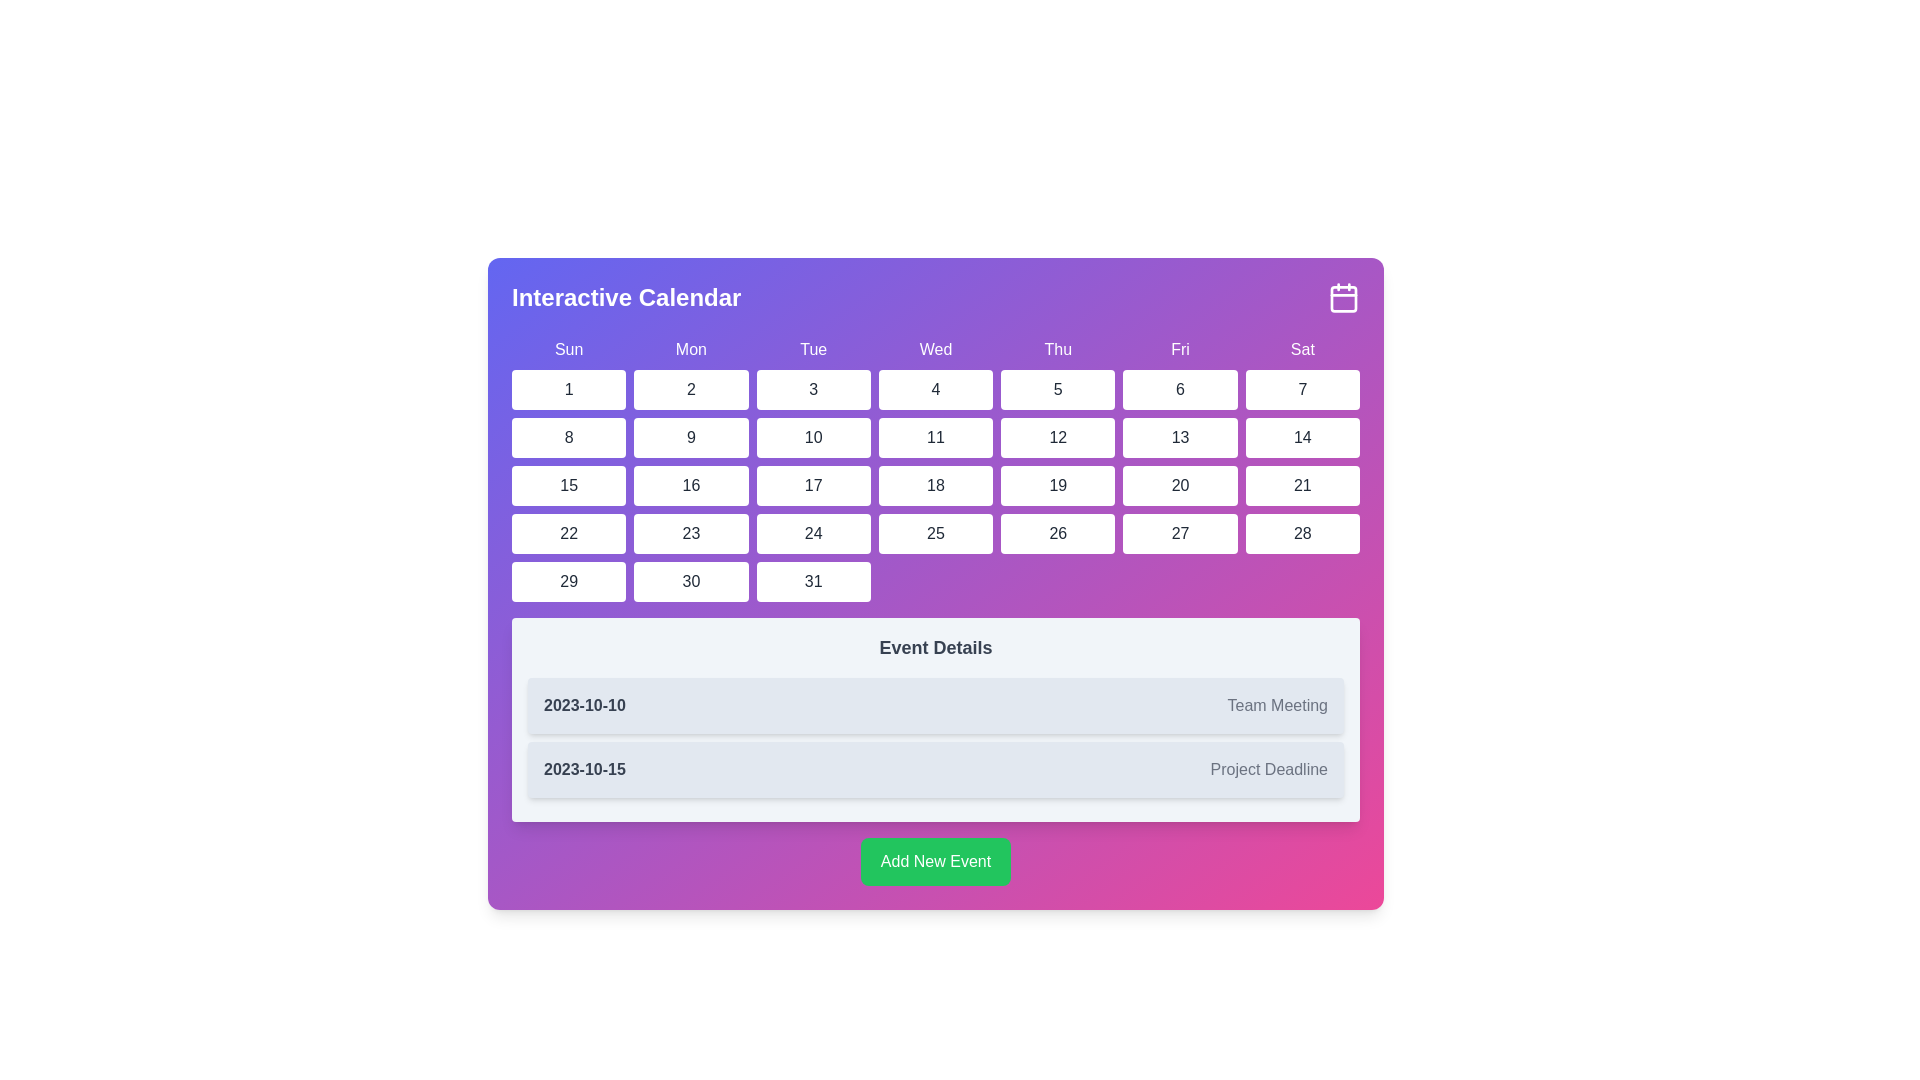 Image resolution: width=1920 pixels, height=1080 pixels. I want to click on the day cell in the calendar grid that displays the number '19', located under the column labeled 'Thu' in the third row, for keyboard navigation, so click(1057, 486).